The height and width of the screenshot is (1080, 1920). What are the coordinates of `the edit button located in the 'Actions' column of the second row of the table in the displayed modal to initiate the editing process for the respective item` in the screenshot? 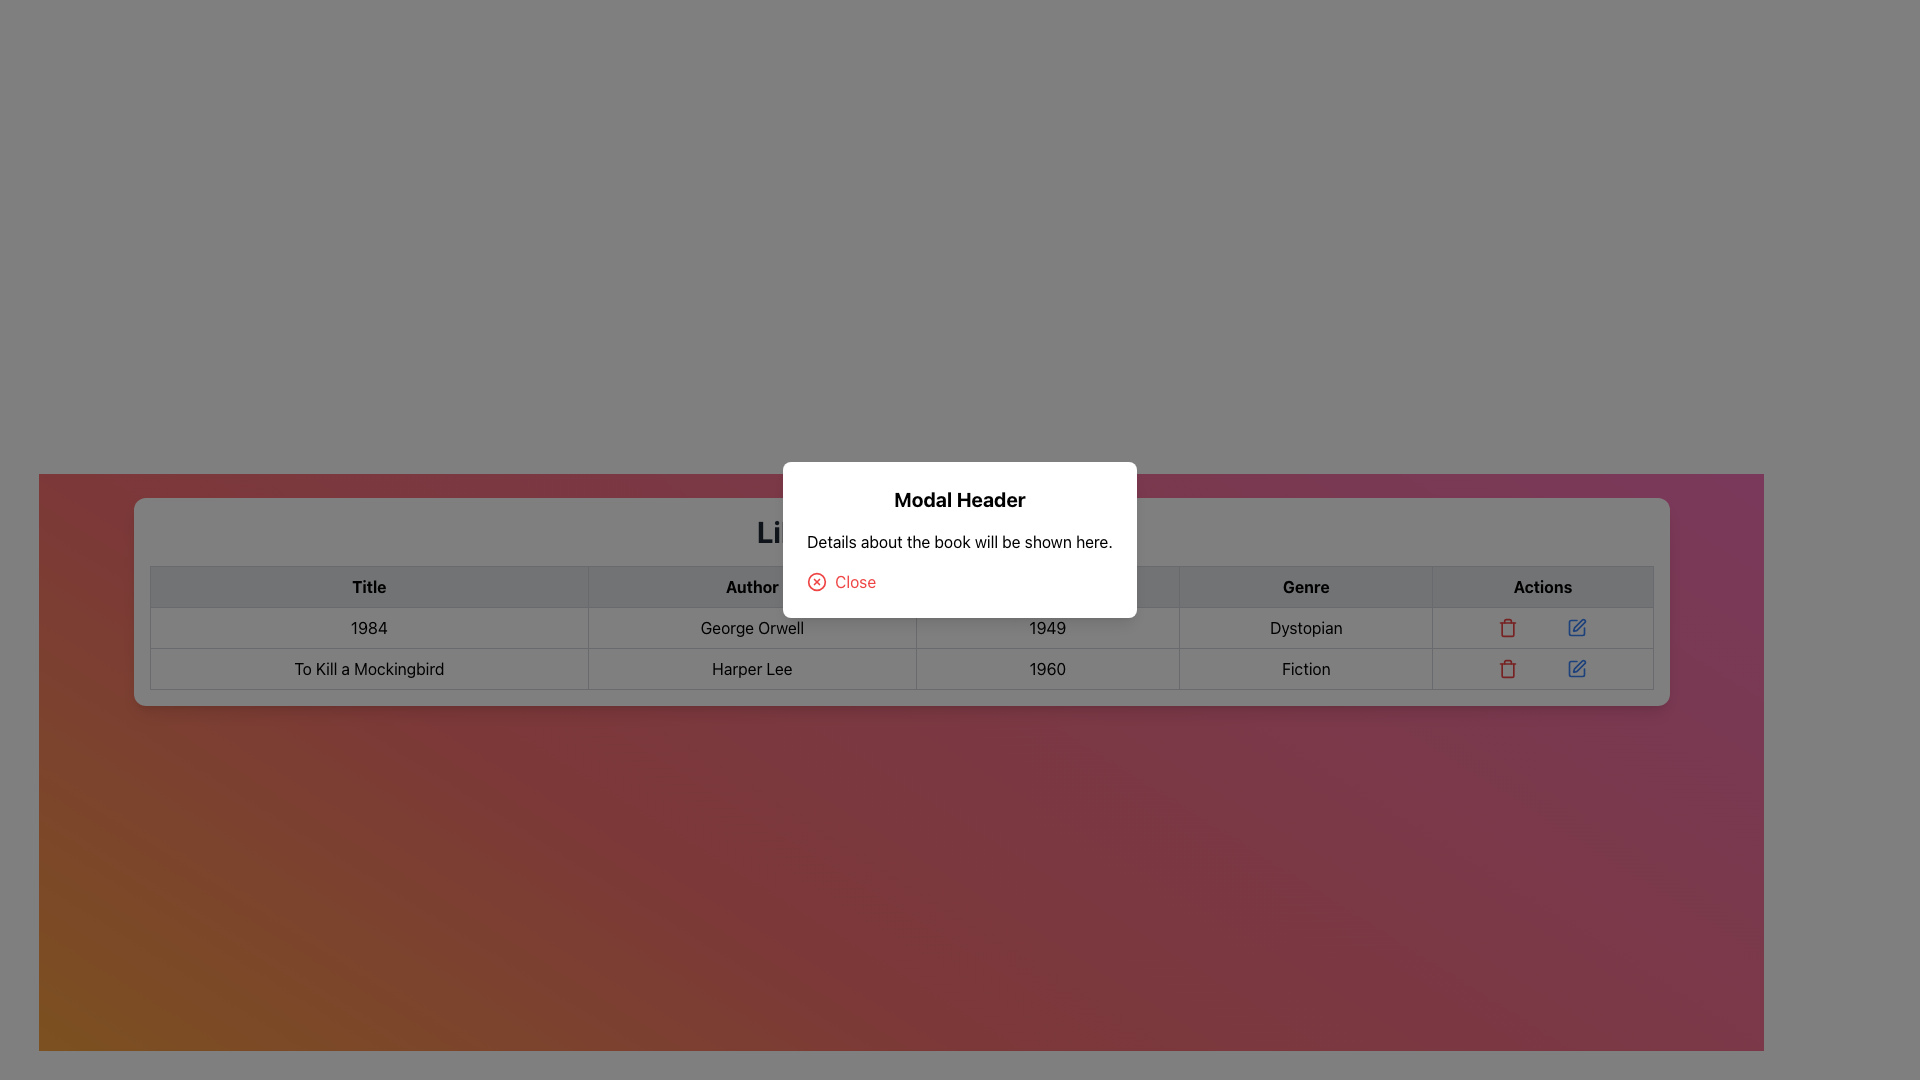 It's located at (1576, 668).